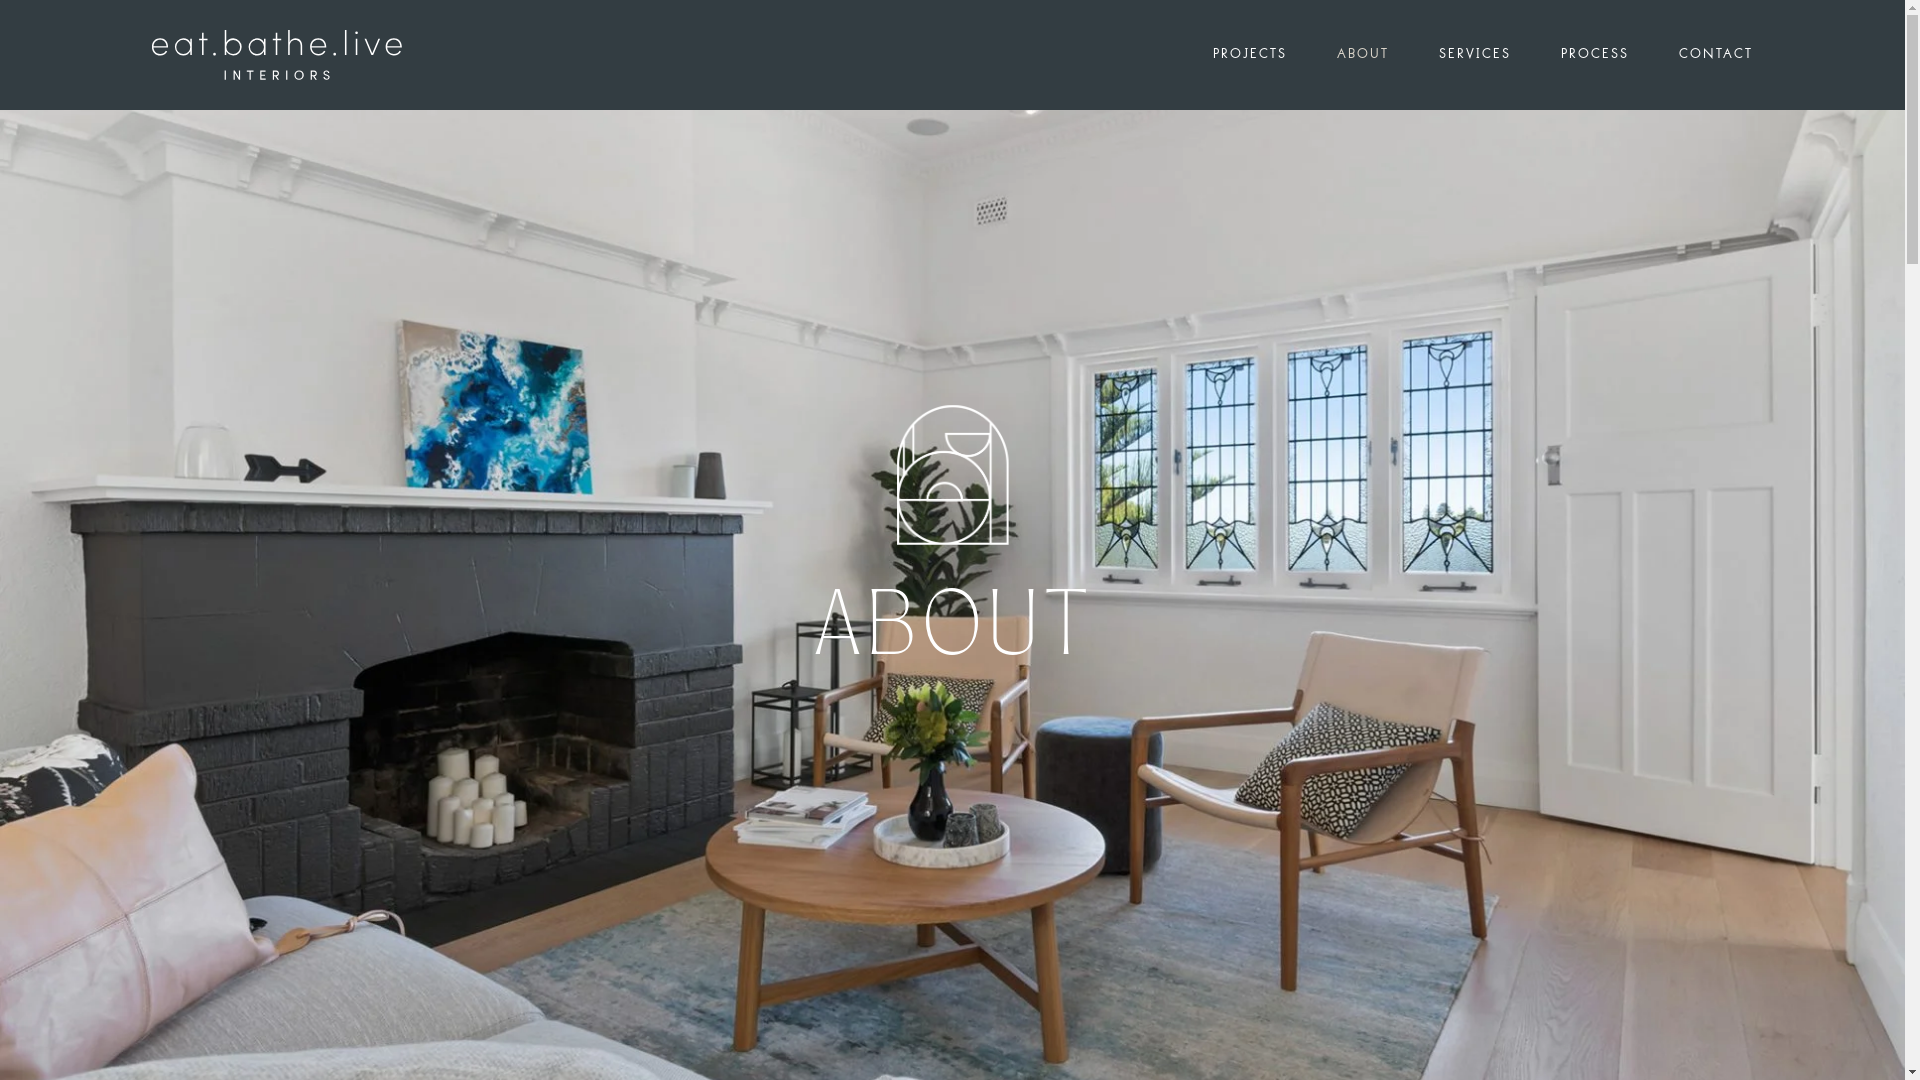  I want to click on 'ABOUT', so click(1386, 53).